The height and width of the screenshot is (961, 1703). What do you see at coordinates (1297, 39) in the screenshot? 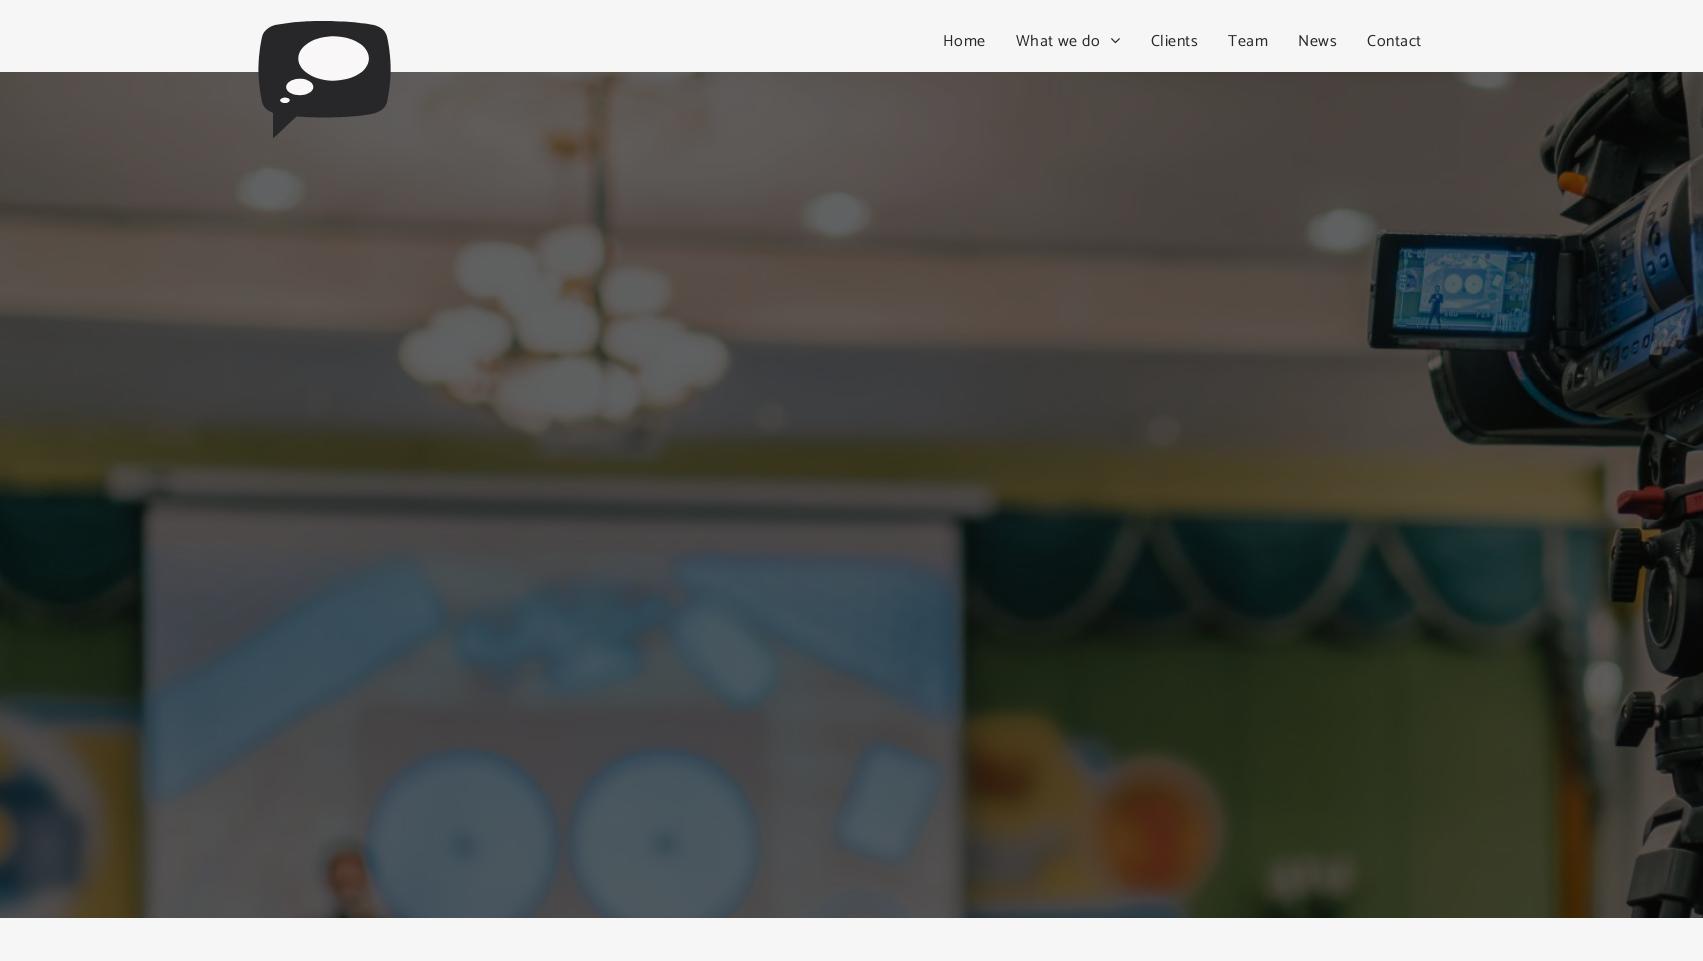
I see `'News'` at bounding box center [1297, 39].